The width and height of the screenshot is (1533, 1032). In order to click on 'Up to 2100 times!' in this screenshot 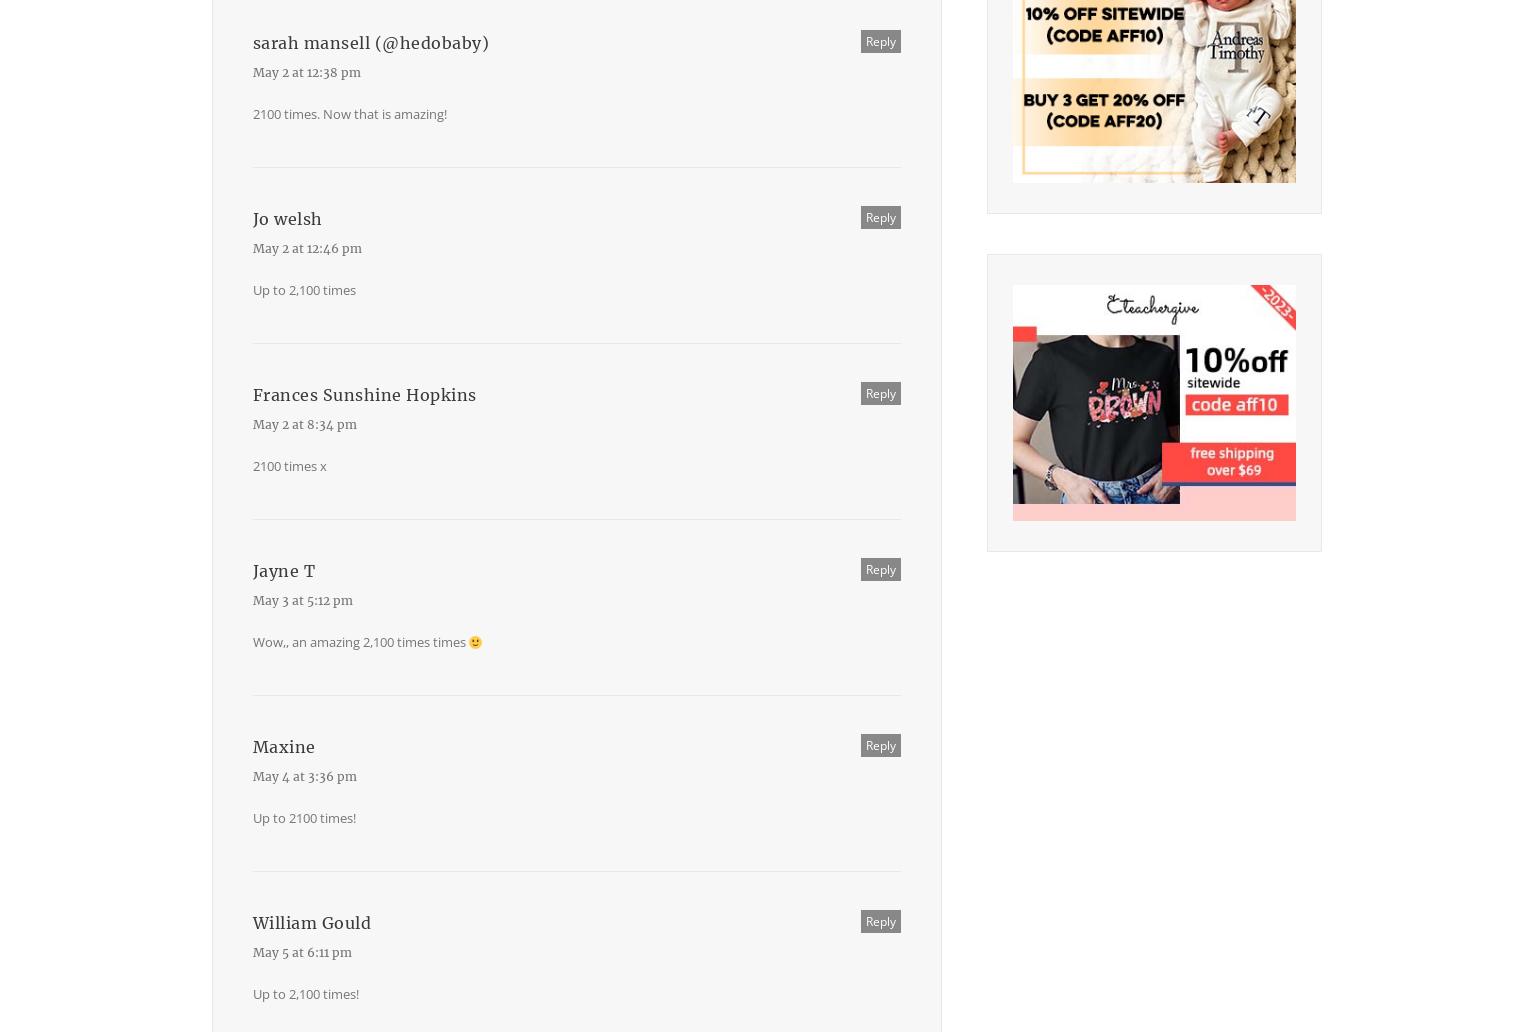, I will do `click(303, 817)`.